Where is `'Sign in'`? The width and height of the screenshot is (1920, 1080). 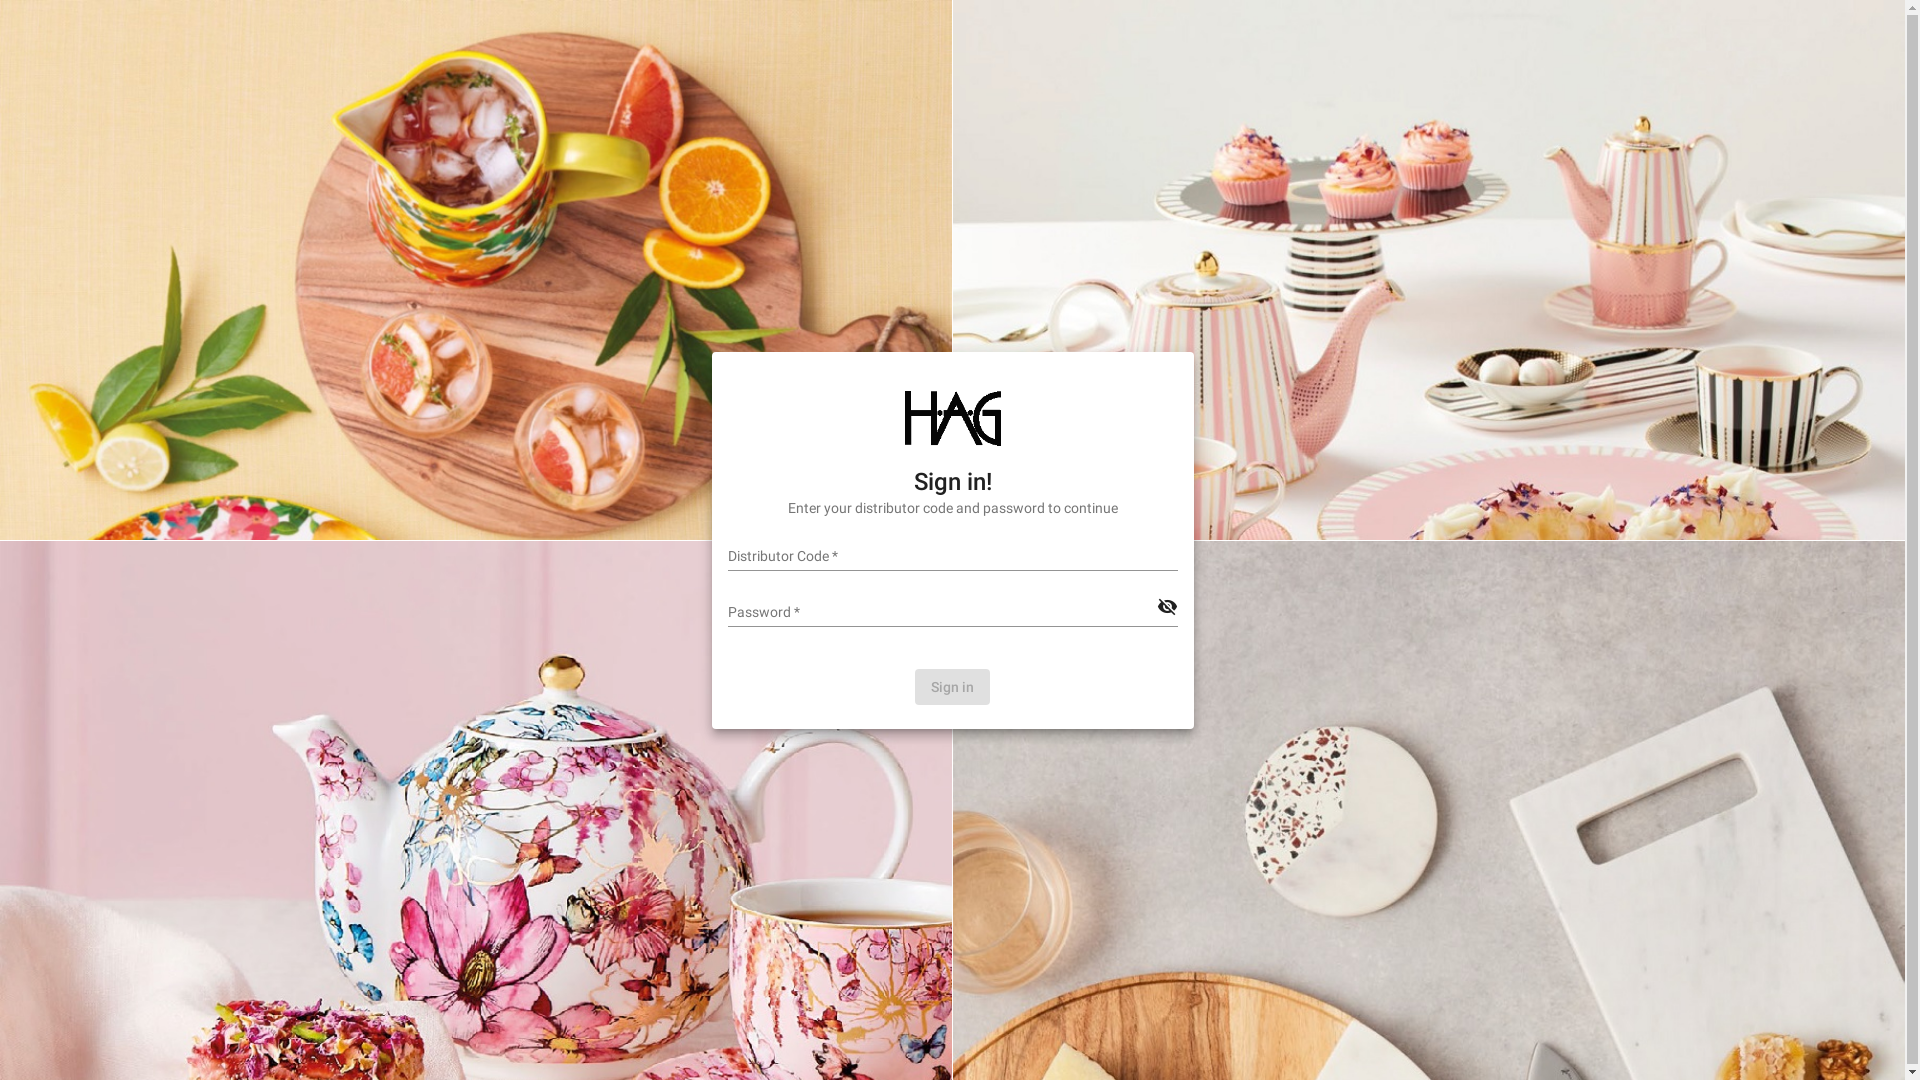 'Sign in' is located at coordinates (951, 685).